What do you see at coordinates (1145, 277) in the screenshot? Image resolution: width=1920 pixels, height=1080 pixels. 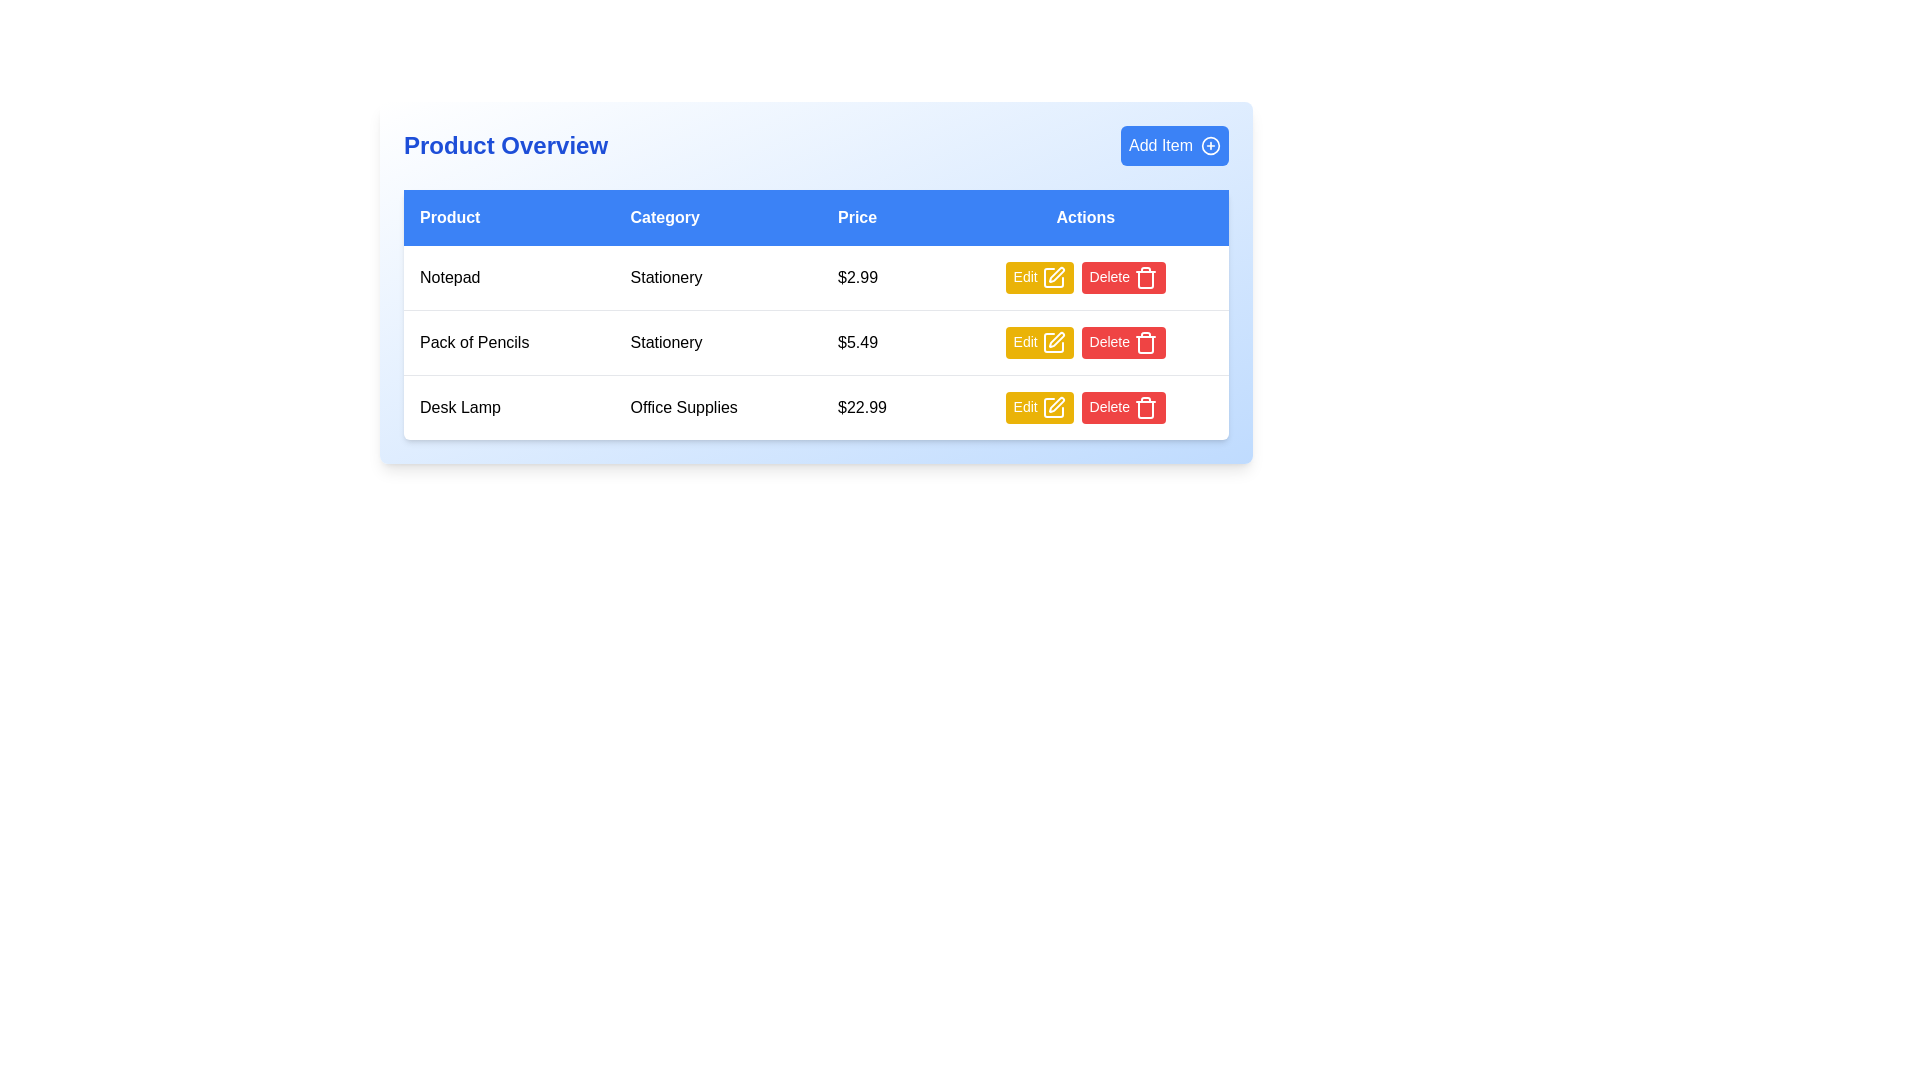 I see `the trash bin icon located to the right of the 'Delete' button in the 'Actions' column of the second row` at bounding box center [1145, 277].